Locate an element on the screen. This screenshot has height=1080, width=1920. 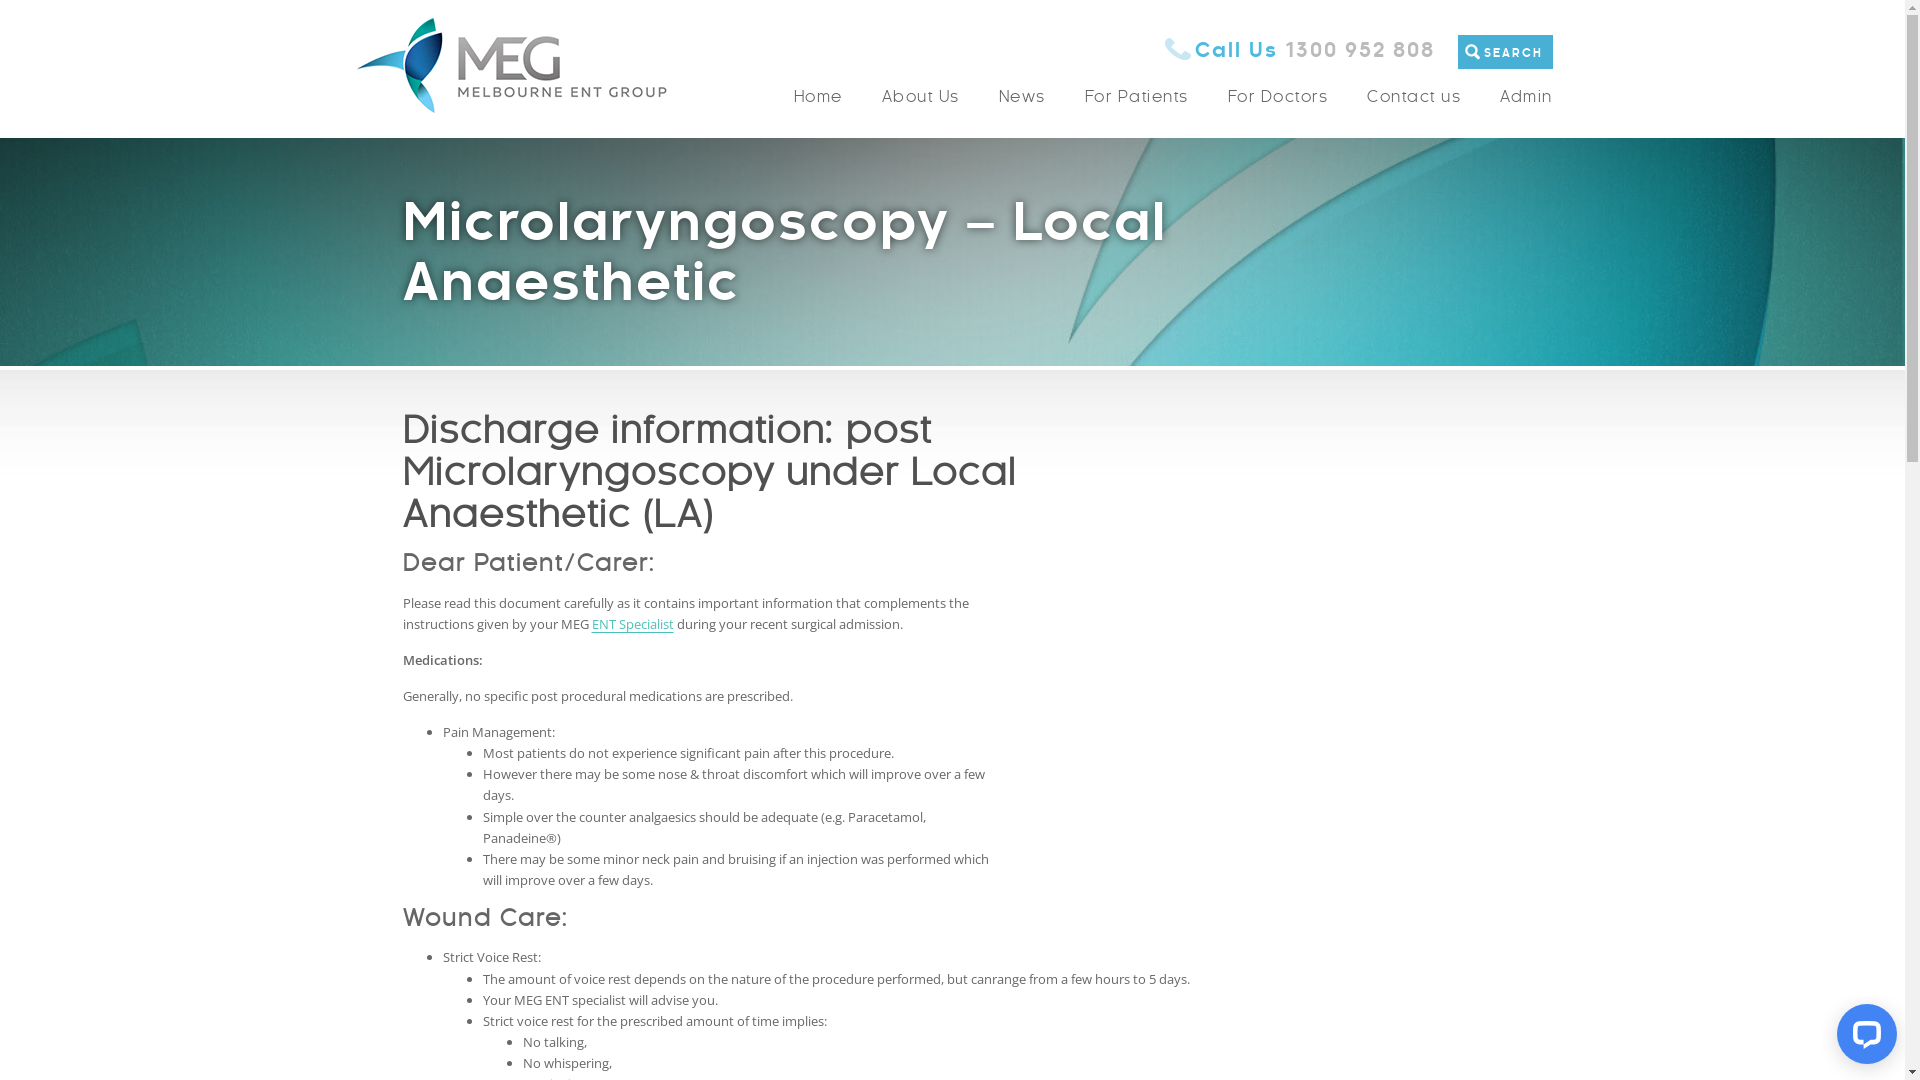
'Admin' is located at coordinates (1517, 97).